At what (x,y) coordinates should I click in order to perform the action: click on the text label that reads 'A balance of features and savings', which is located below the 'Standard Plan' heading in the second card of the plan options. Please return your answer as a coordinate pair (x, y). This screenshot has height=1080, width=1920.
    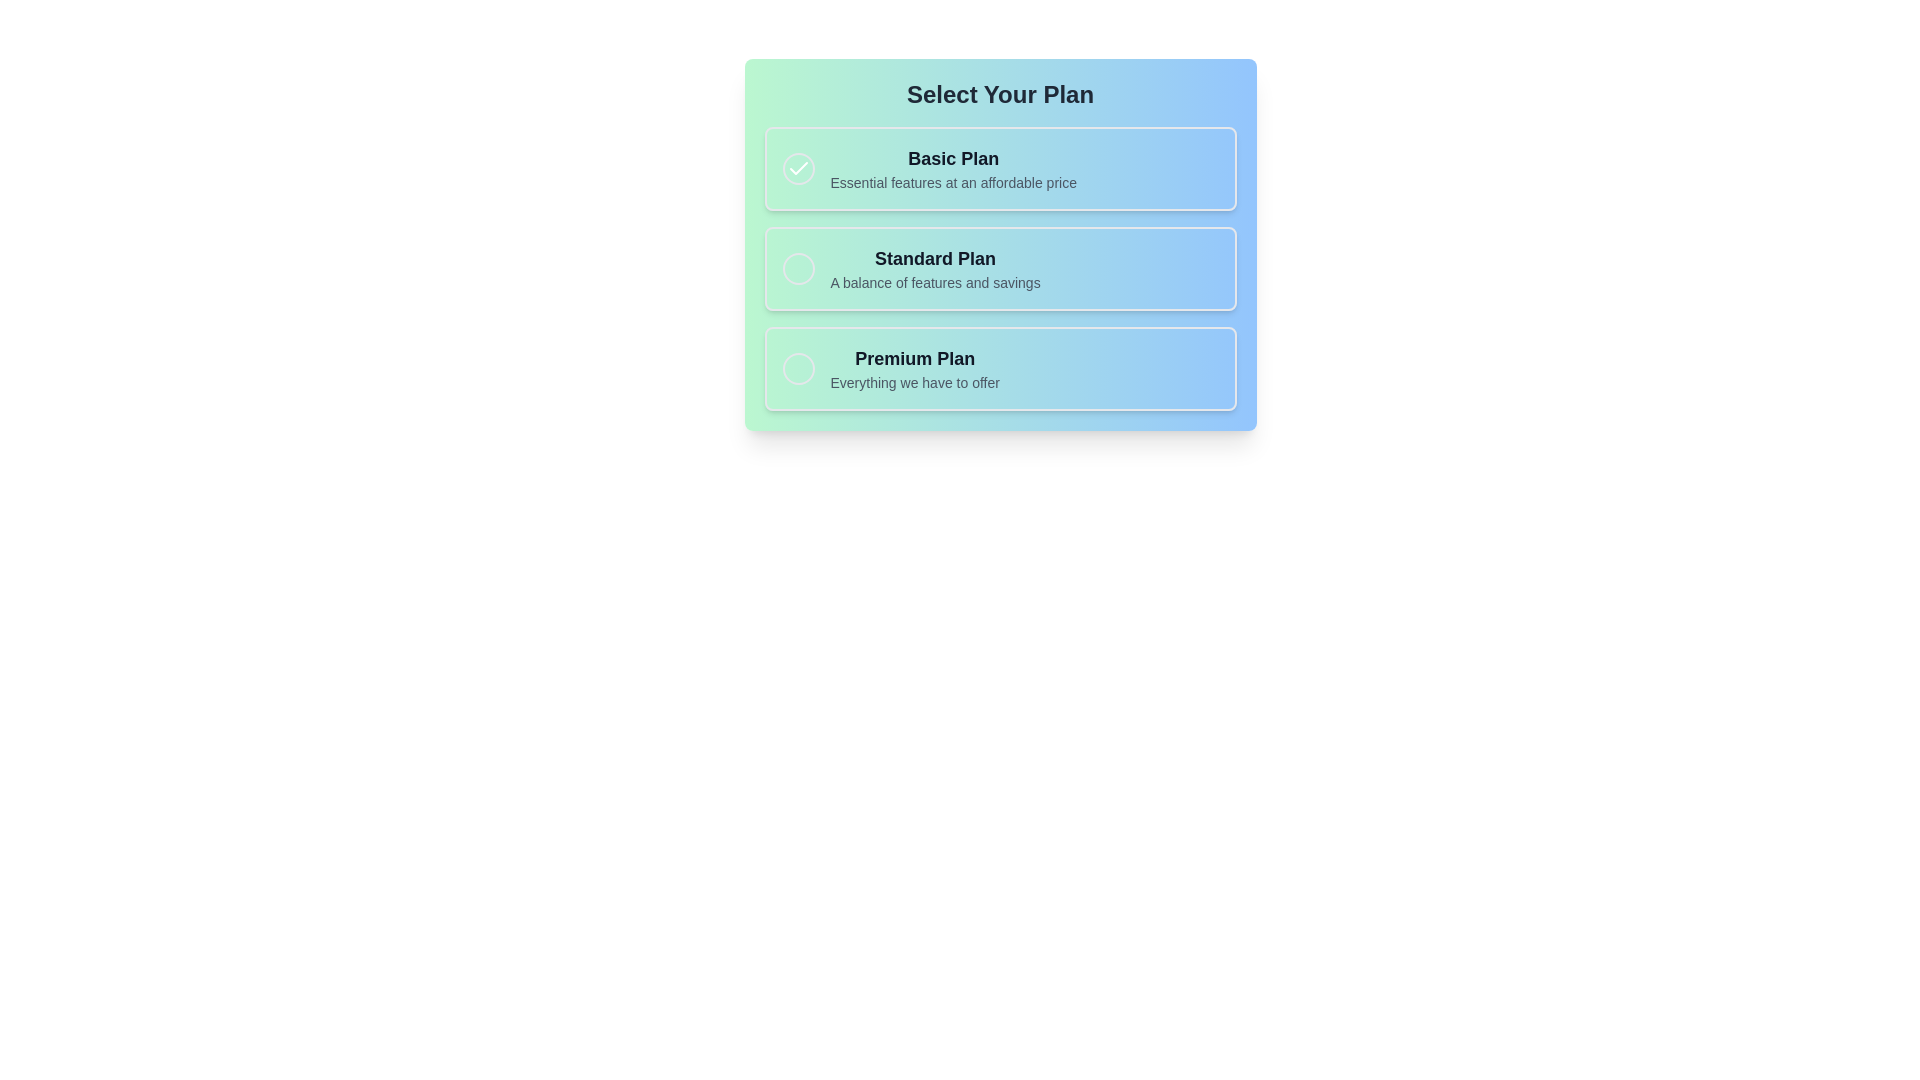
    Looking at the image, I should click on (934, 282).